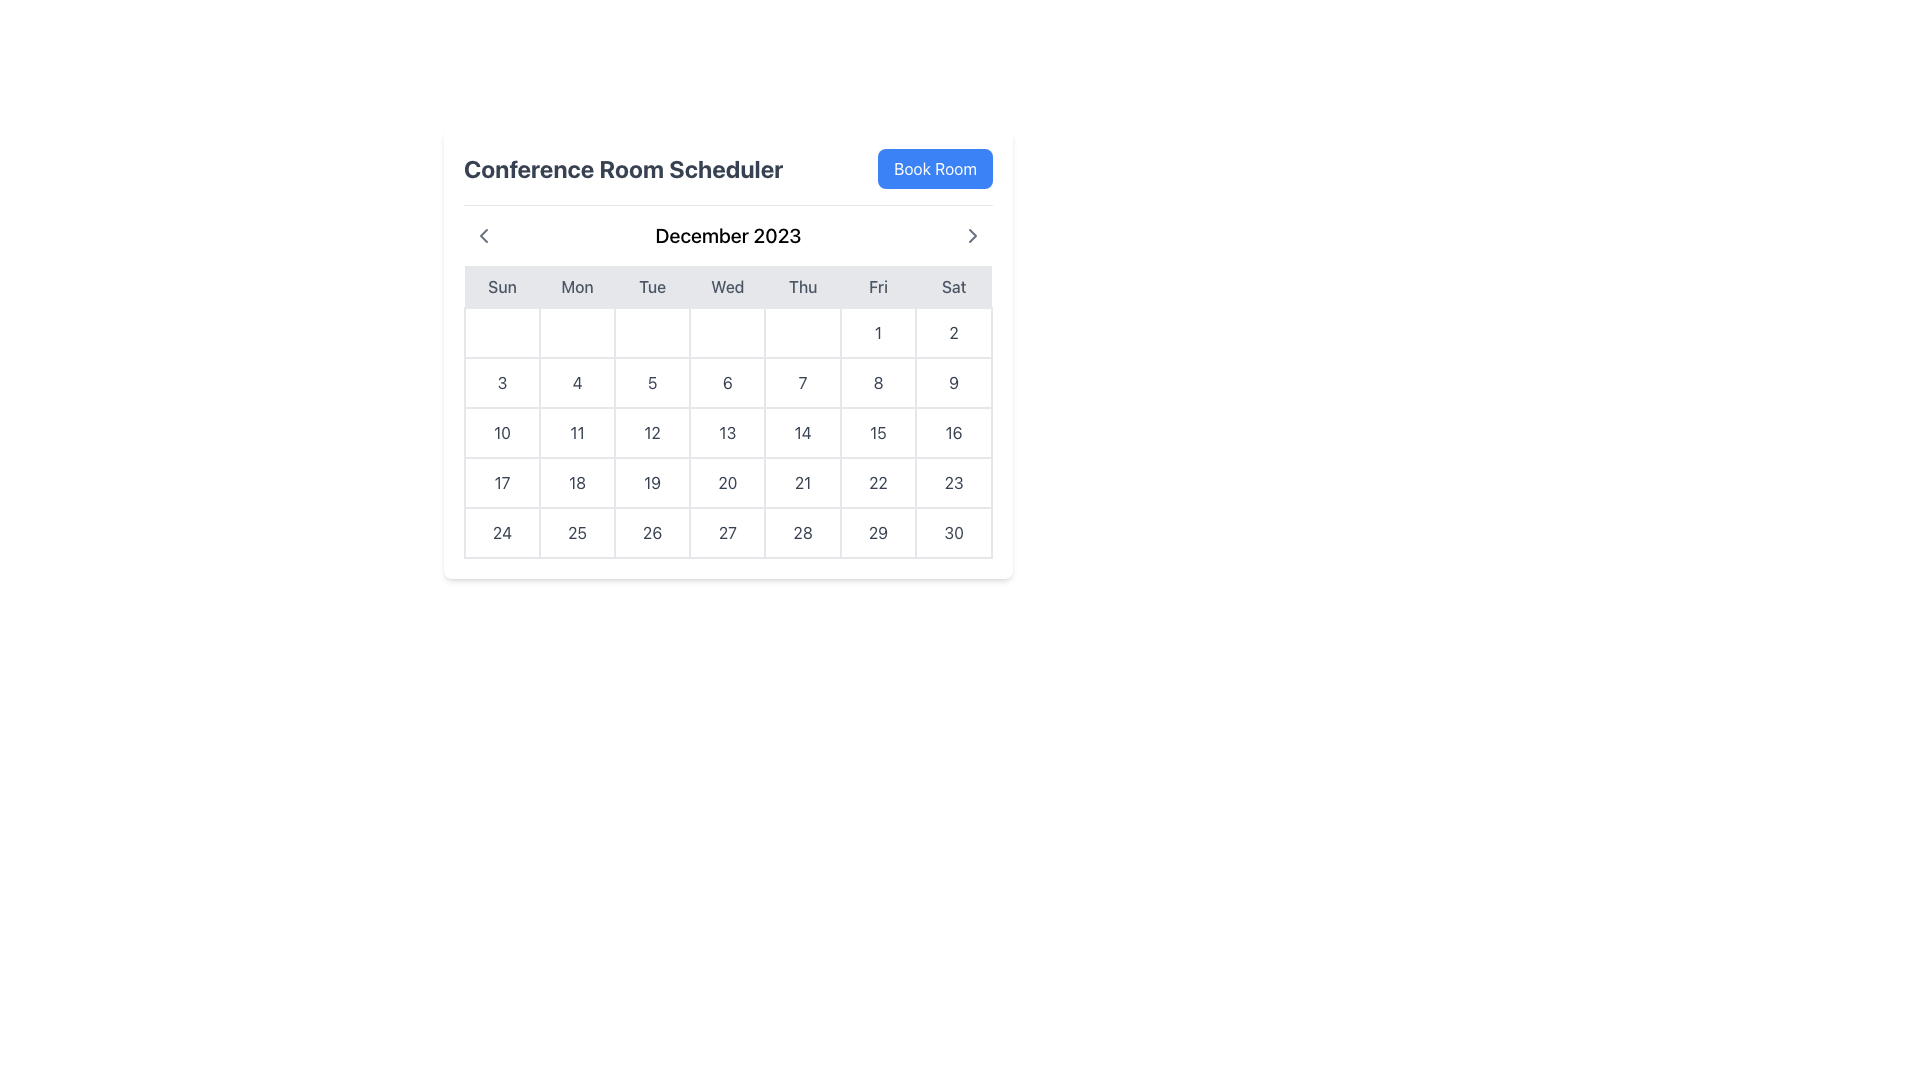 Image resolution: width=1920 pixels, height=1080 pixels. Describe the element at coordinates (726, 382) in the screenshot. I see `the button representing the day '6' in the calendar` at that location.